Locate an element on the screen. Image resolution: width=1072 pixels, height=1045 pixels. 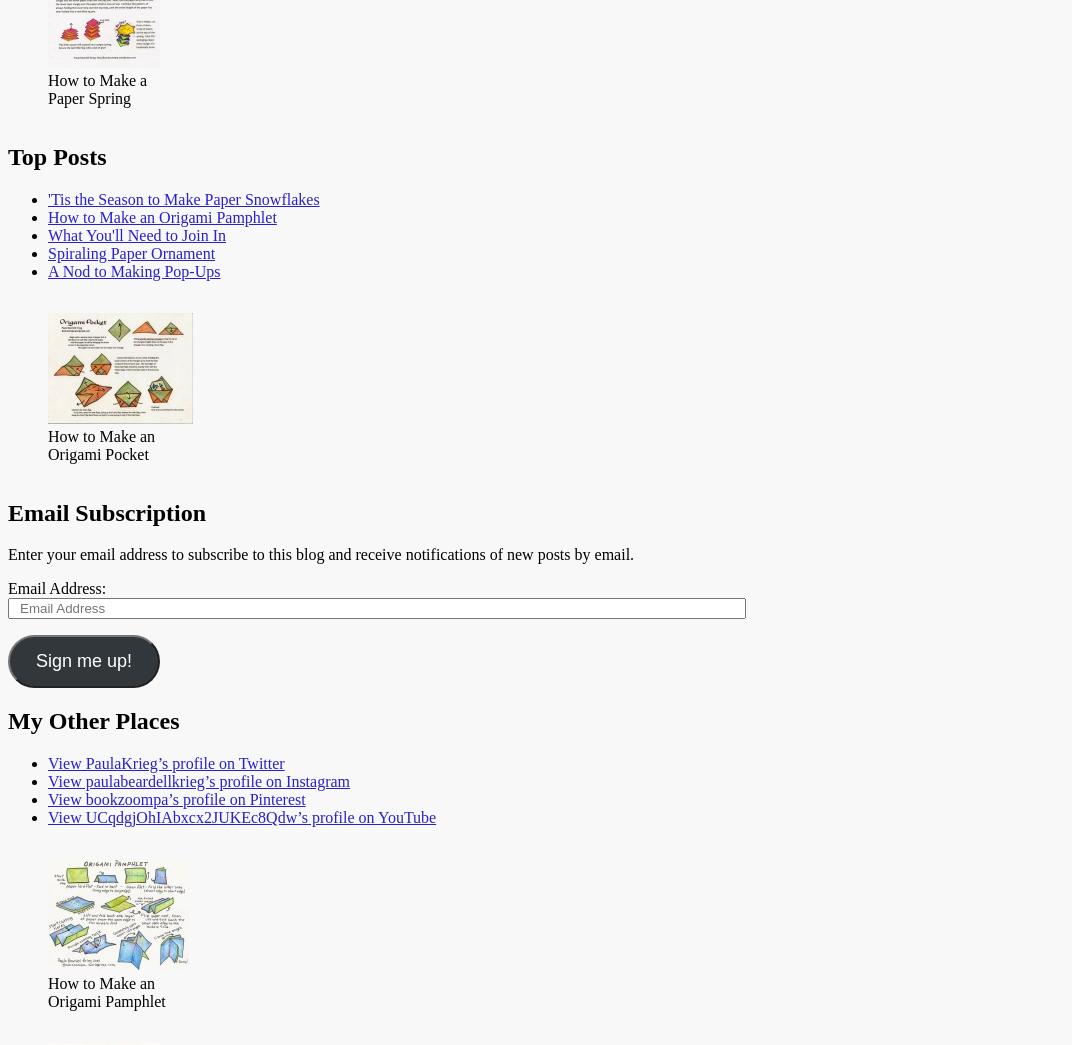
'How to Make an Origami Pocket' is located at coordinates (101, 444).